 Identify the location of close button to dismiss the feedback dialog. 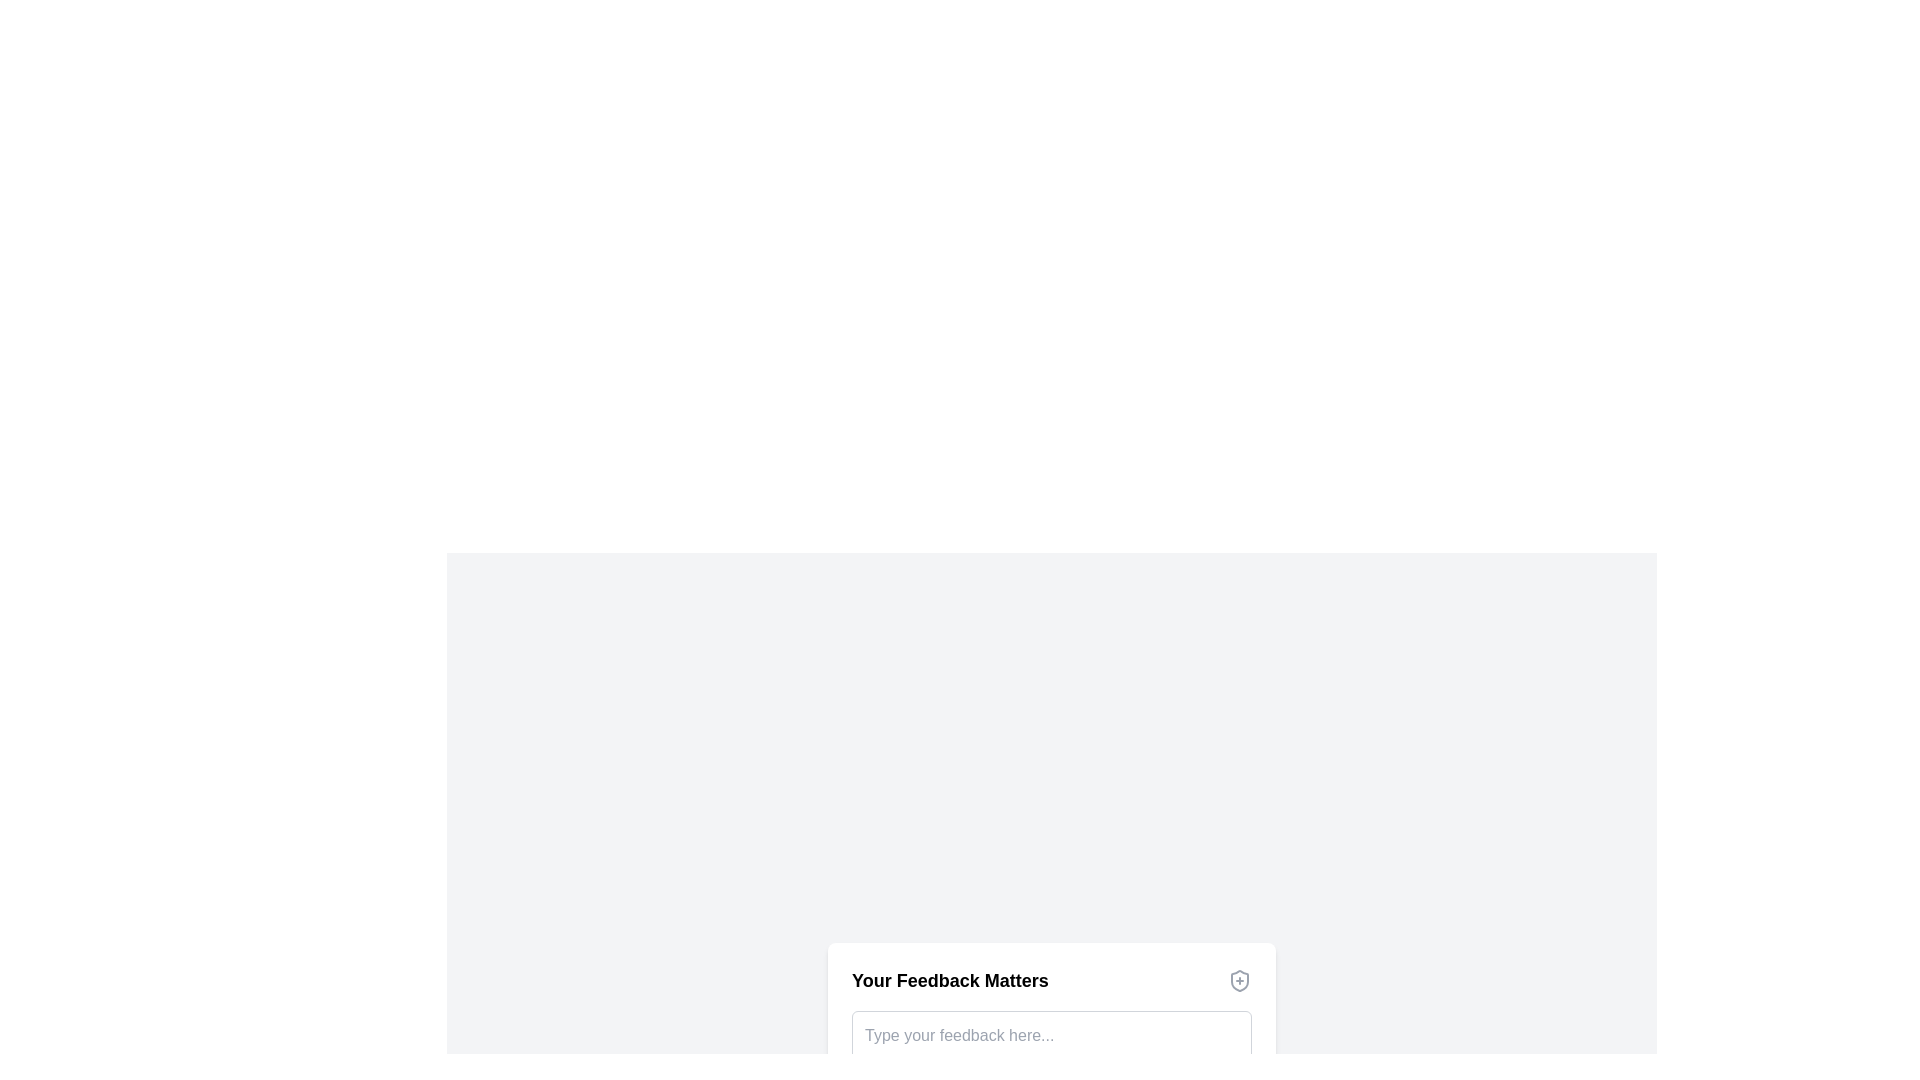
(1238, 979).